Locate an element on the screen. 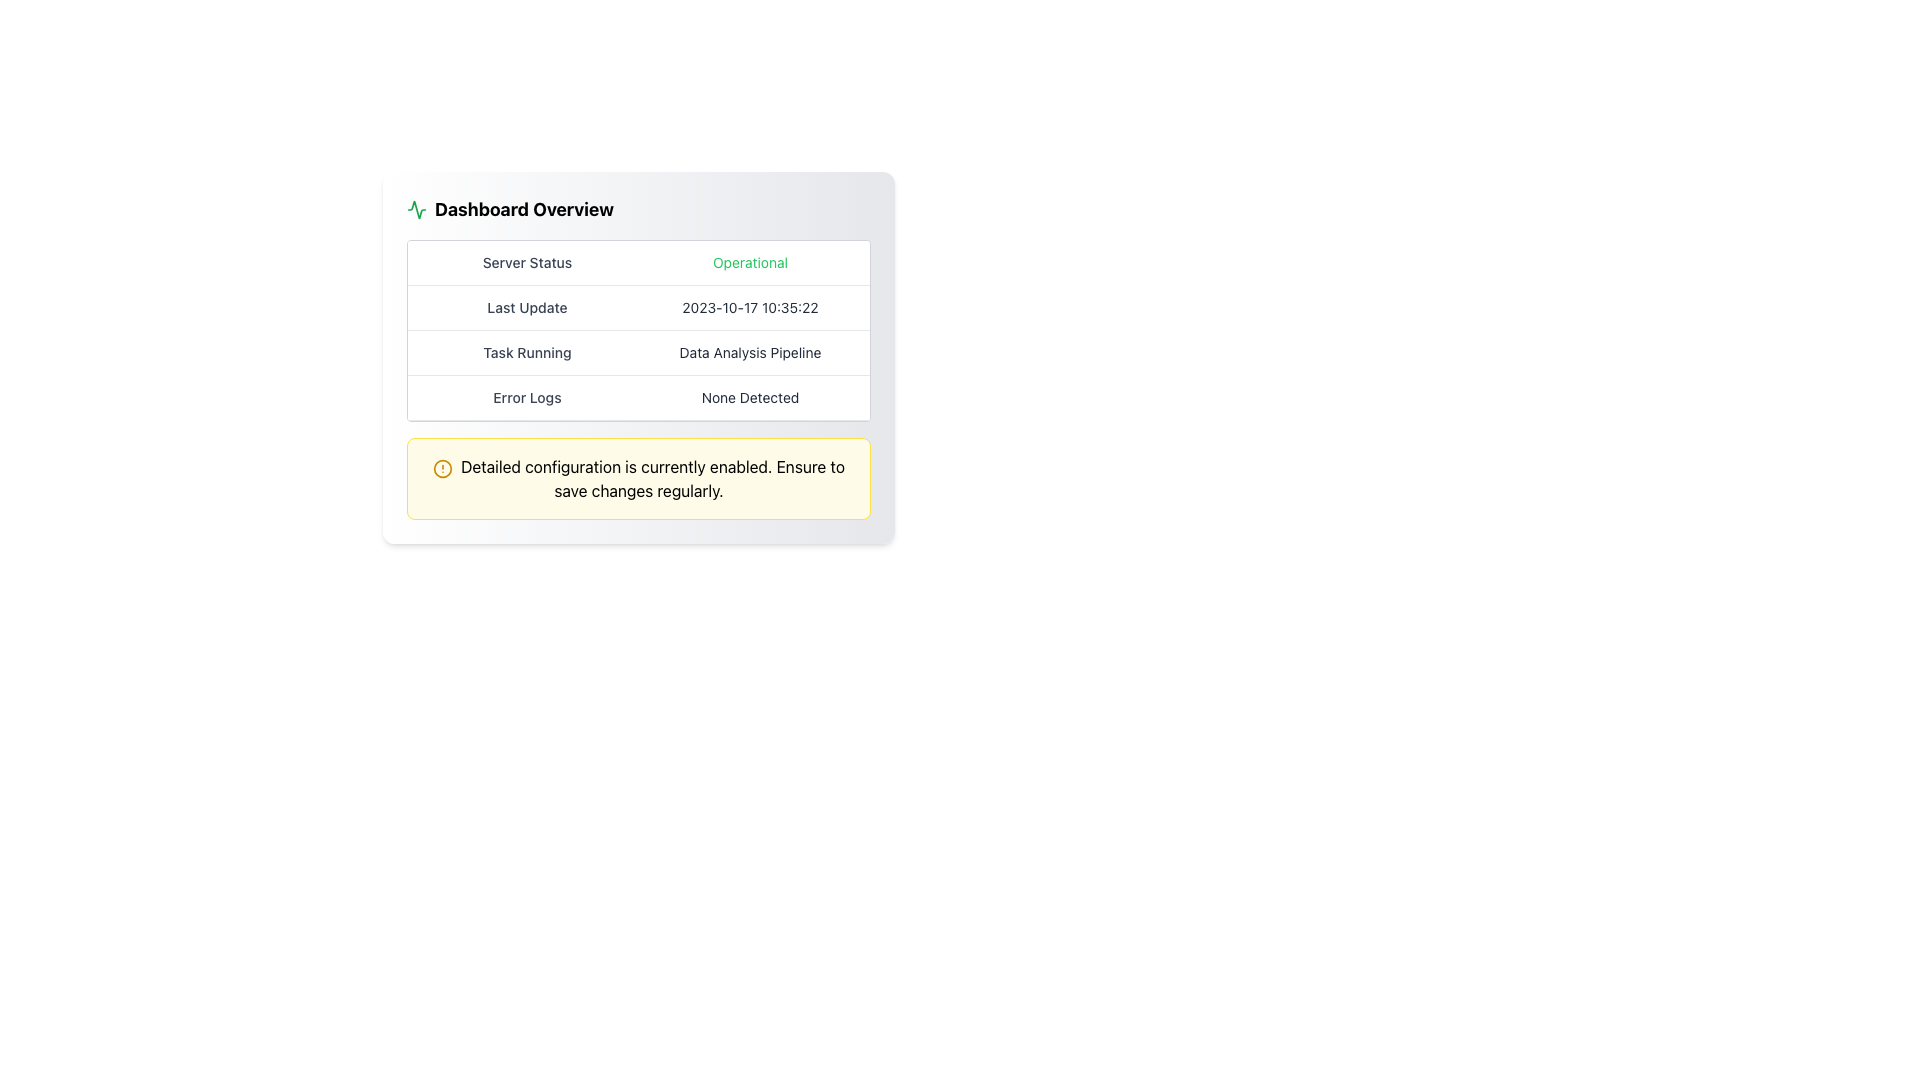  the Information Display Row that indicates 'None Detected' in the right column of the error logs section, located at the bottom of the status group is located at coordinates (637, 398).